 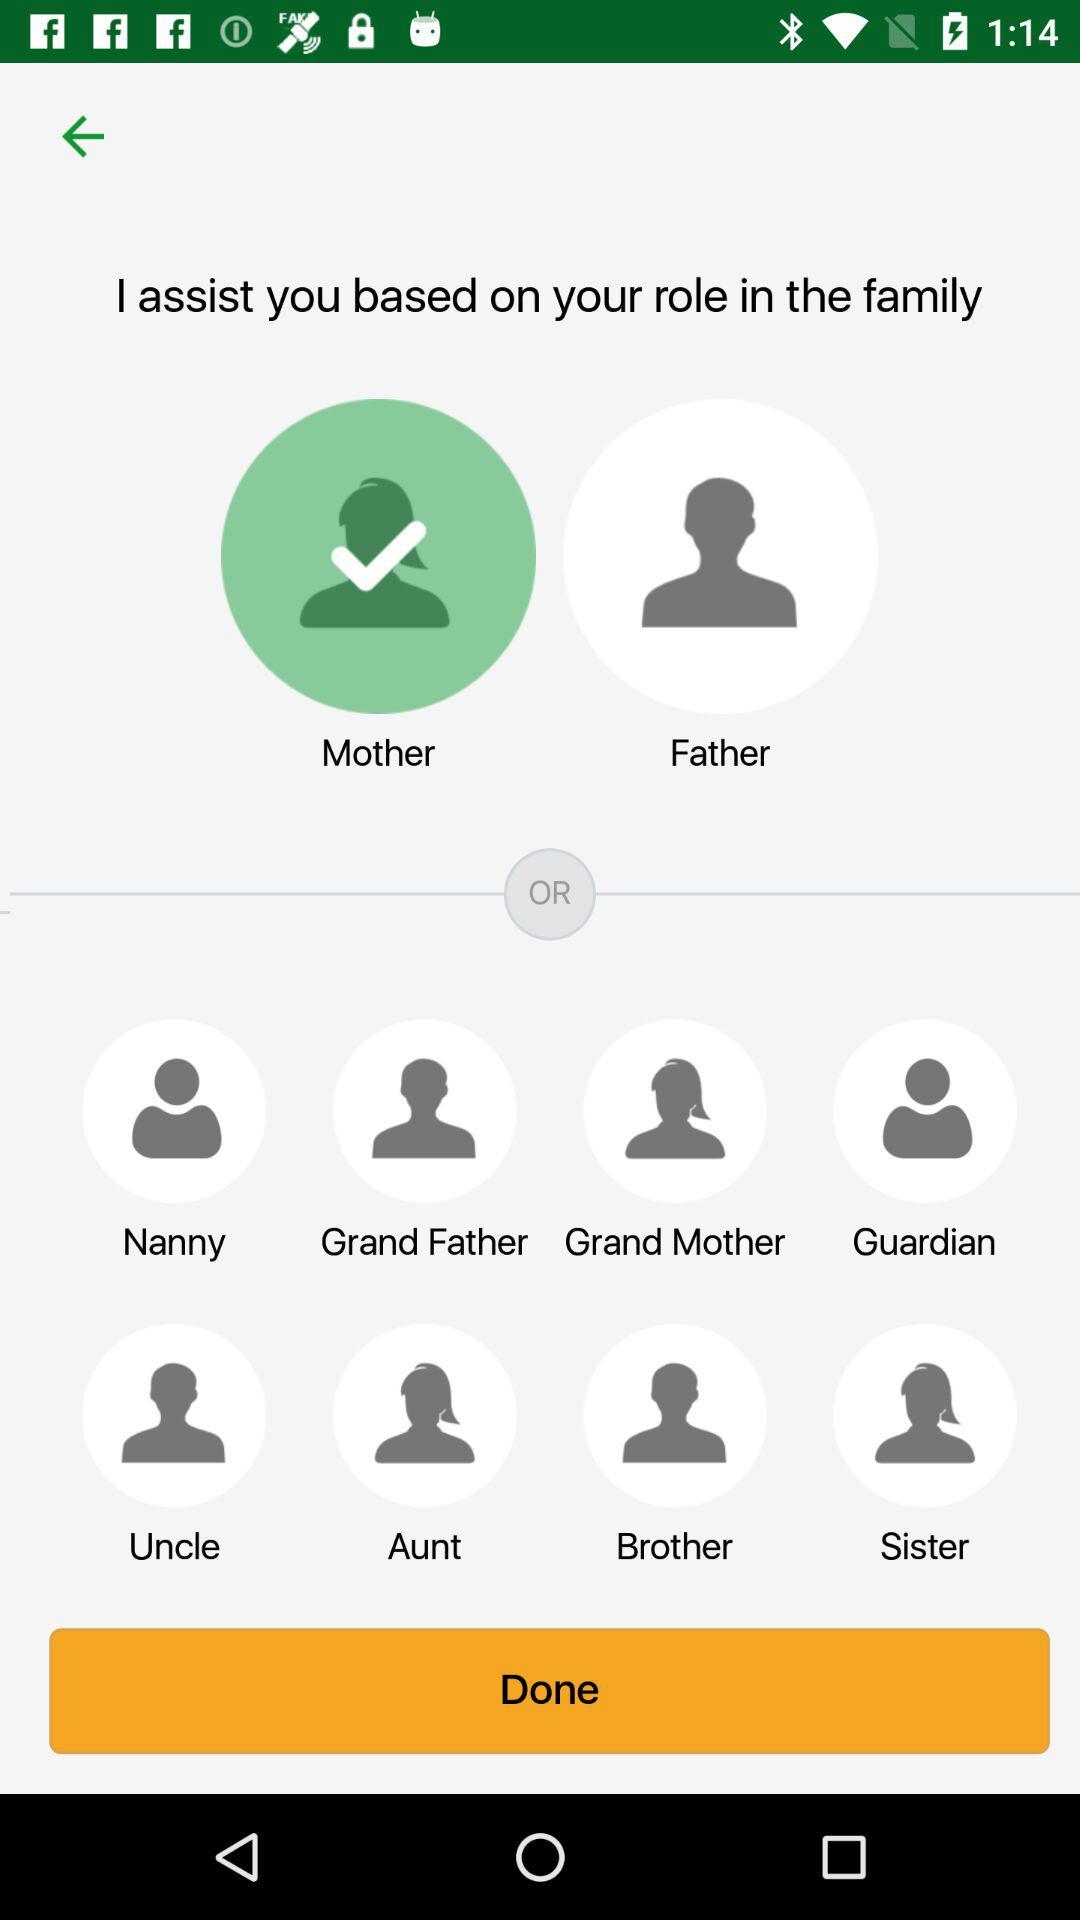 What do you see at coordinates (915, 1414) in the screenshot?
I see `the icon below guardian icon` at bounding box center [915, 1414].